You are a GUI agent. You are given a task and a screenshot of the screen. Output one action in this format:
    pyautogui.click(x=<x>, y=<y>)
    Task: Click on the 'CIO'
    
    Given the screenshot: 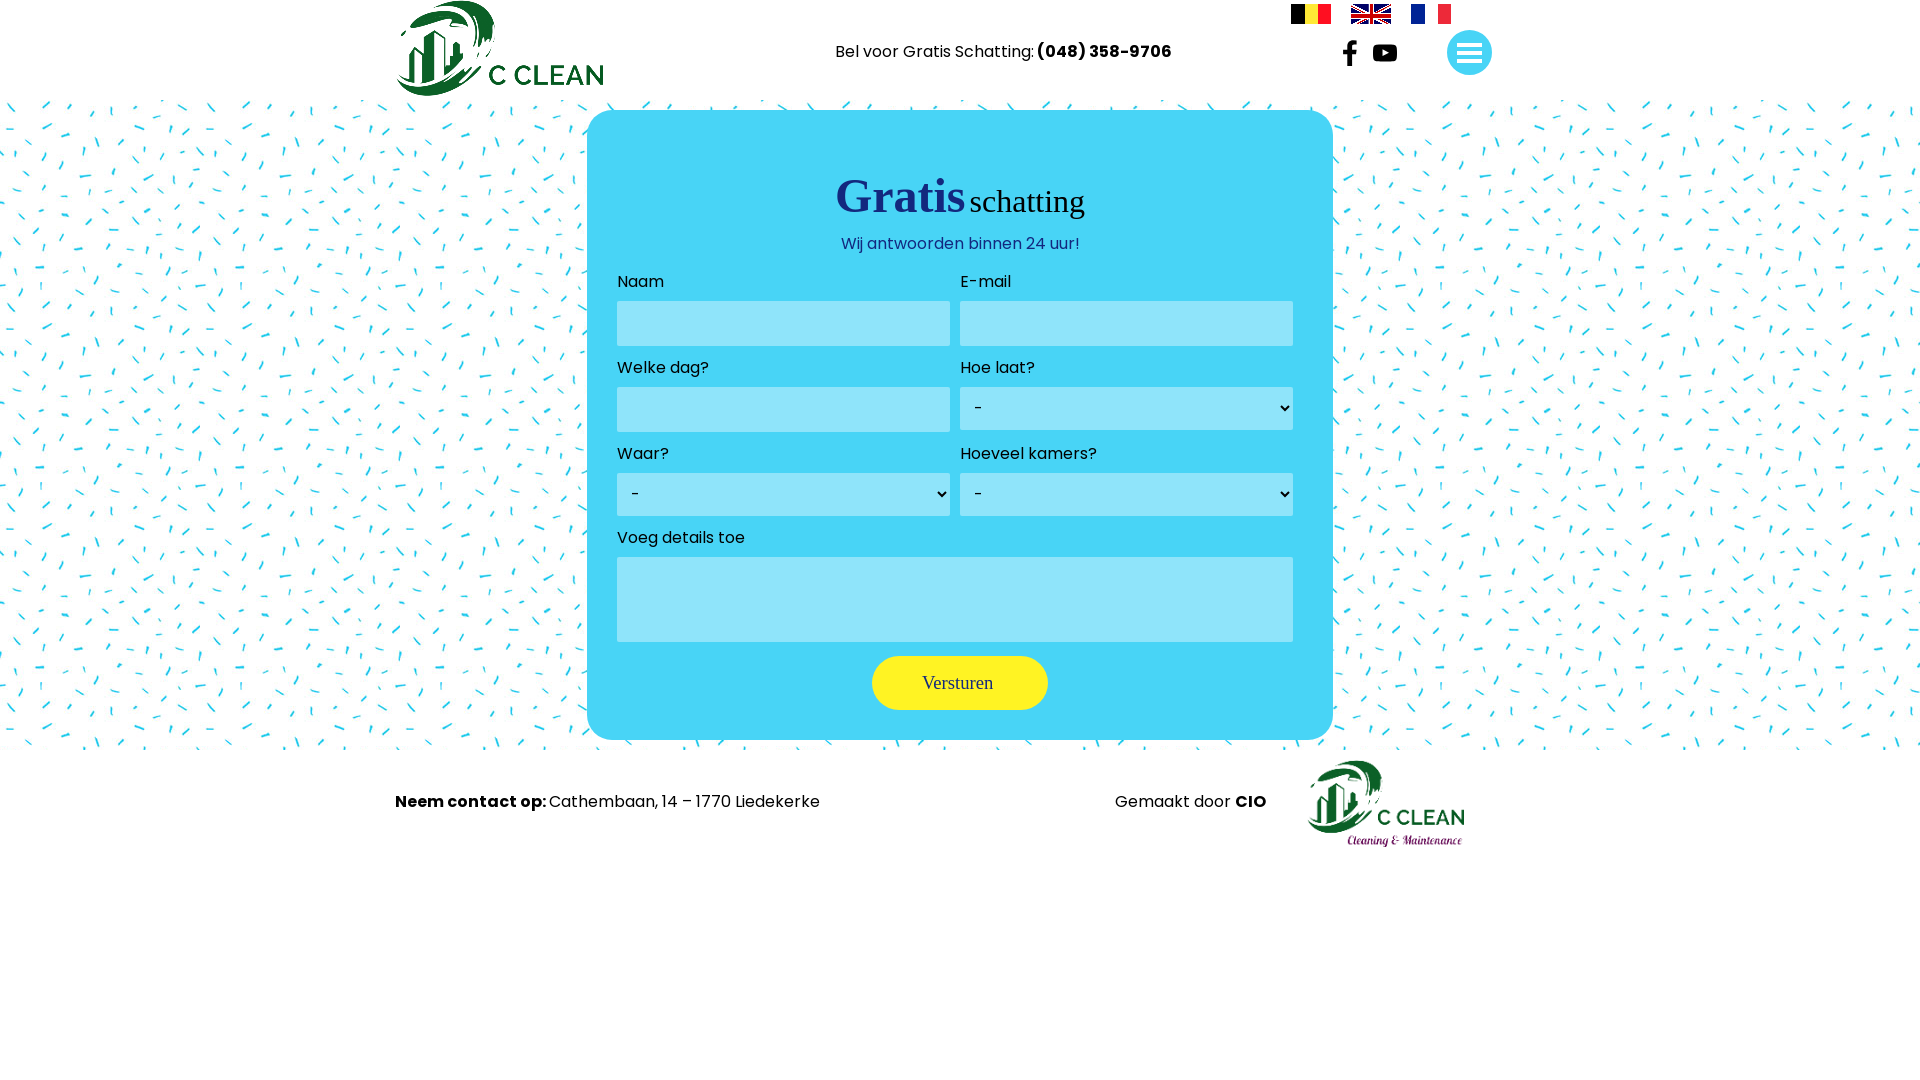 What is the action you would take?
    pyautogui.click(x=1249, y=800)
    